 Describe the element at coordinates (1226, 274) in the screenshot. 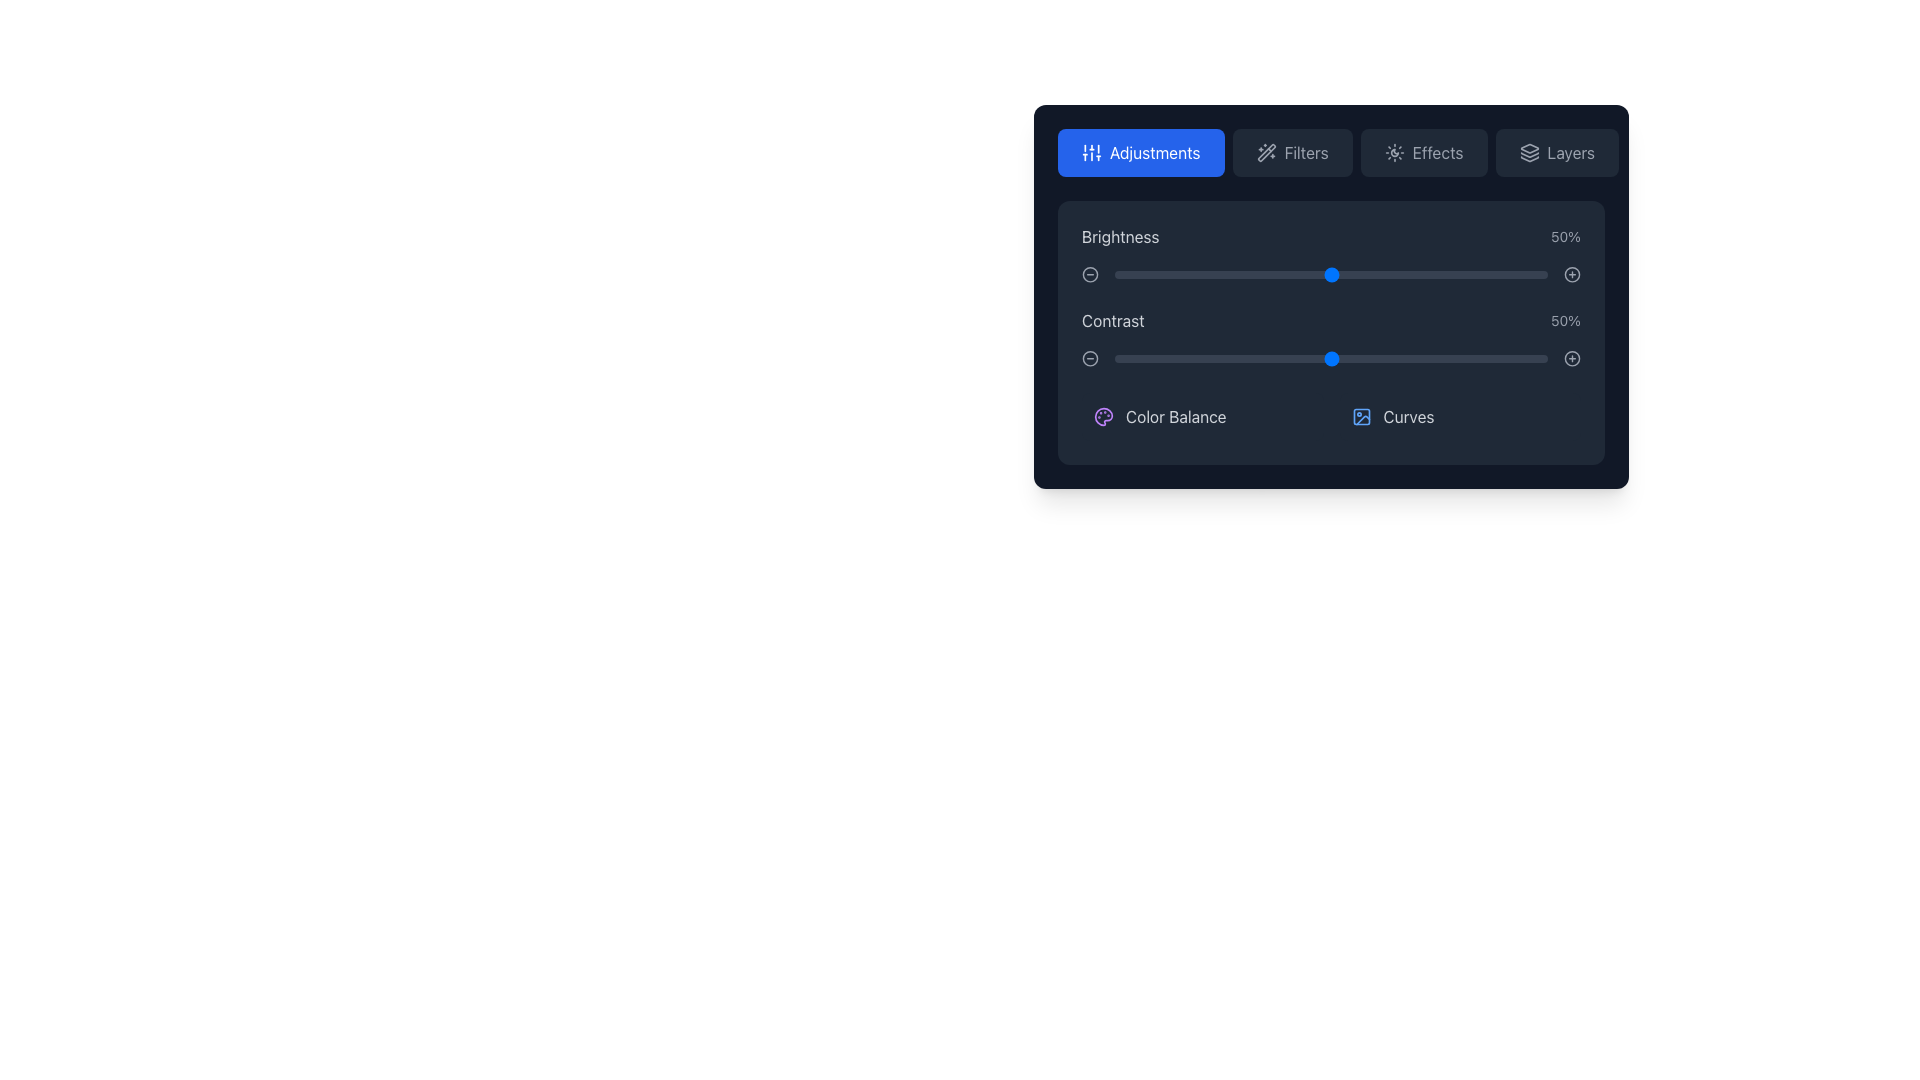

I see `Brightness slider` at that location.